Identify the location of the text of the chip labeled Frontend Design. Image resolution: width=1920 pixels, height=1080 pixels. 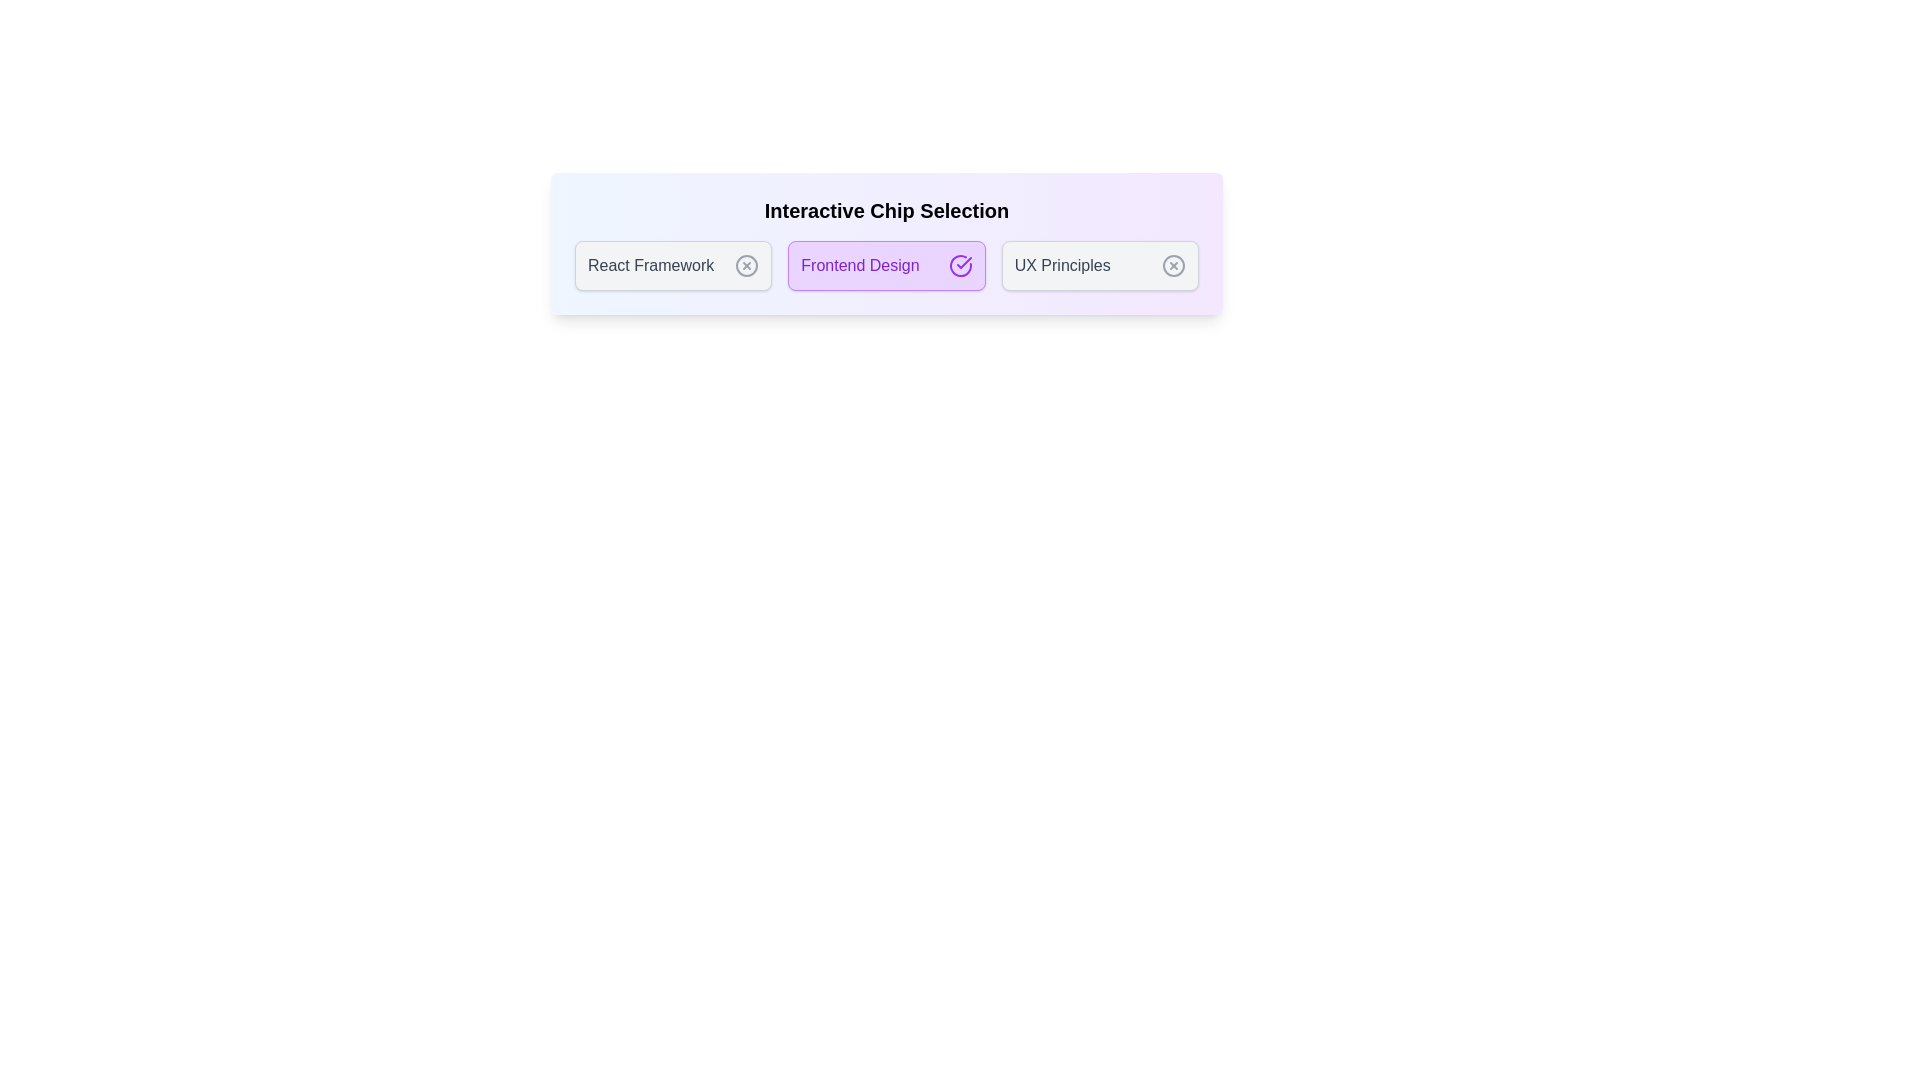
(886, 265).